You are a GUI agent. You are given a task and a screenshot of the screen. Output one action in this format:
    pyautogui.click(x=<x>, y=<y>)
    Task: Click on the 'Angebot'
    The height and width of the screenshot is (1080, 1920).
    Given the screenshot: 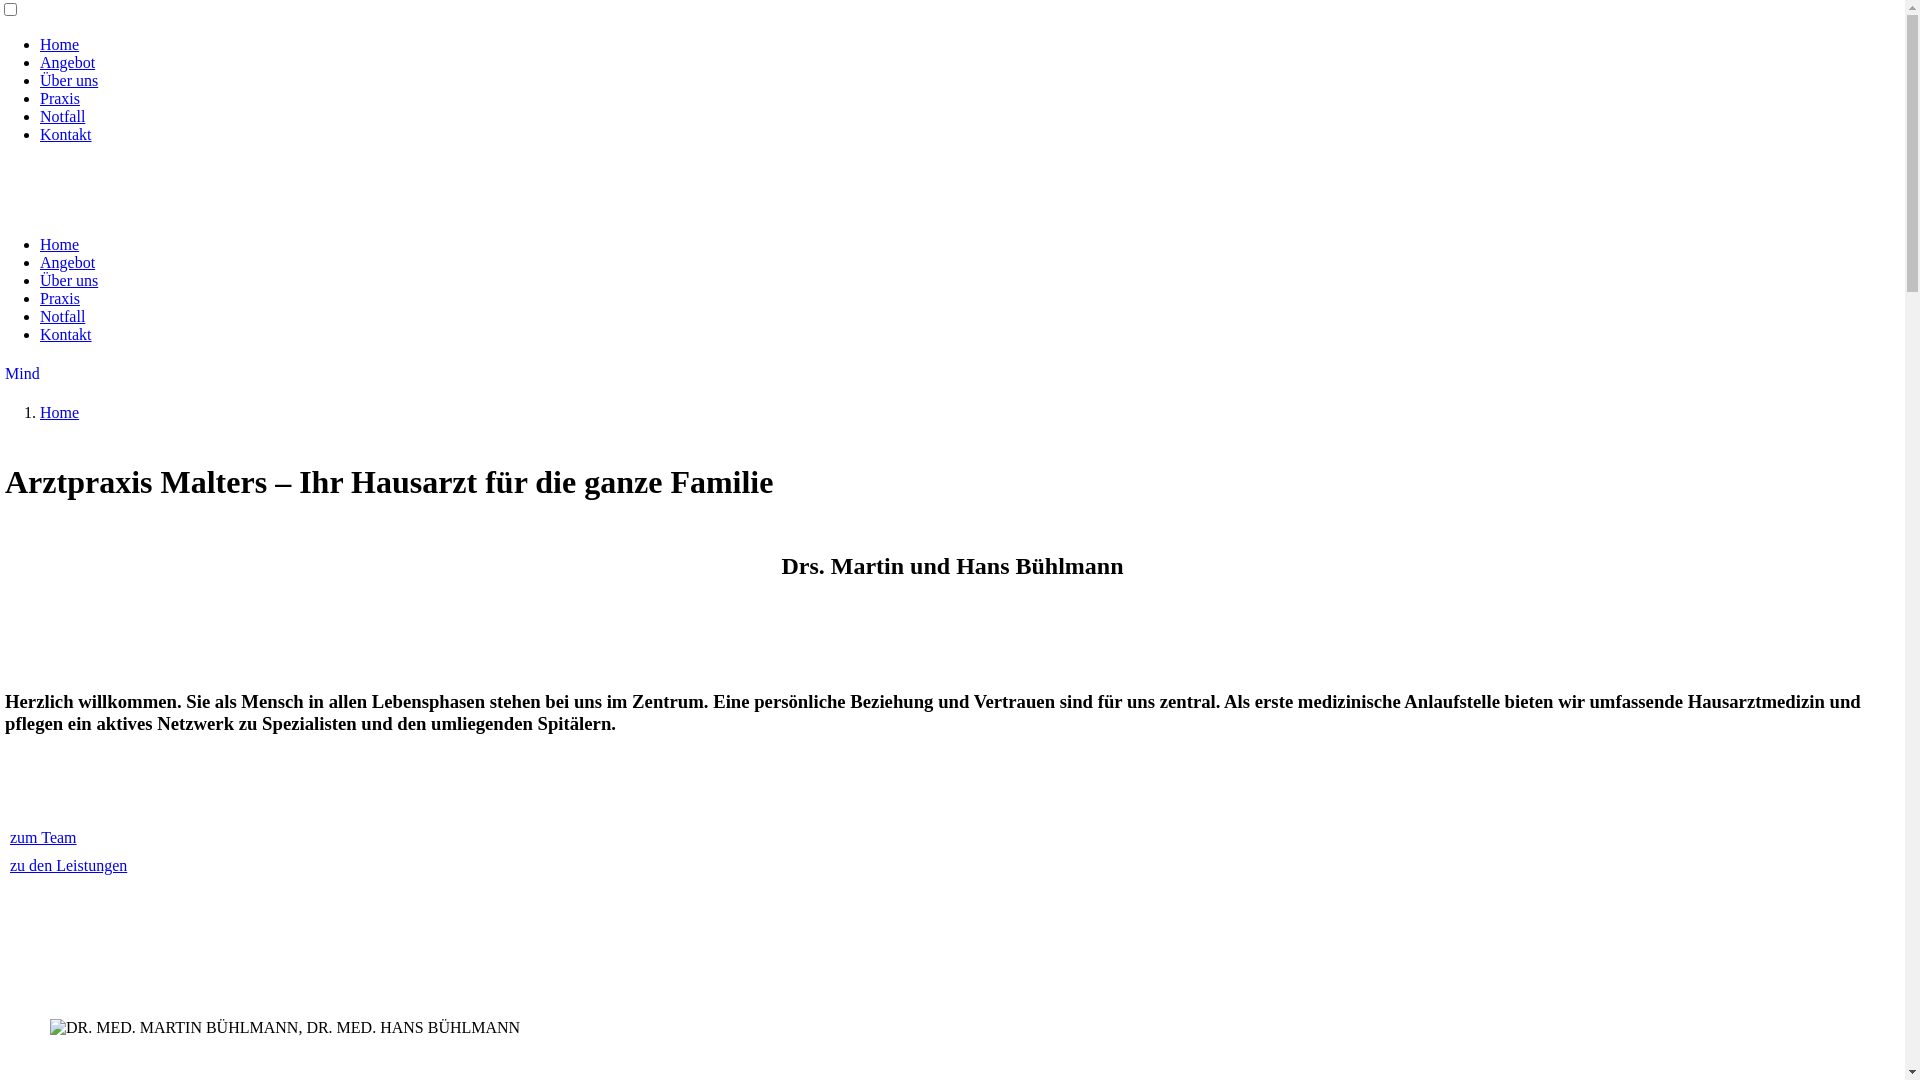 What is the action you would take?
    pyautogui.click(x=67, y=261)
    